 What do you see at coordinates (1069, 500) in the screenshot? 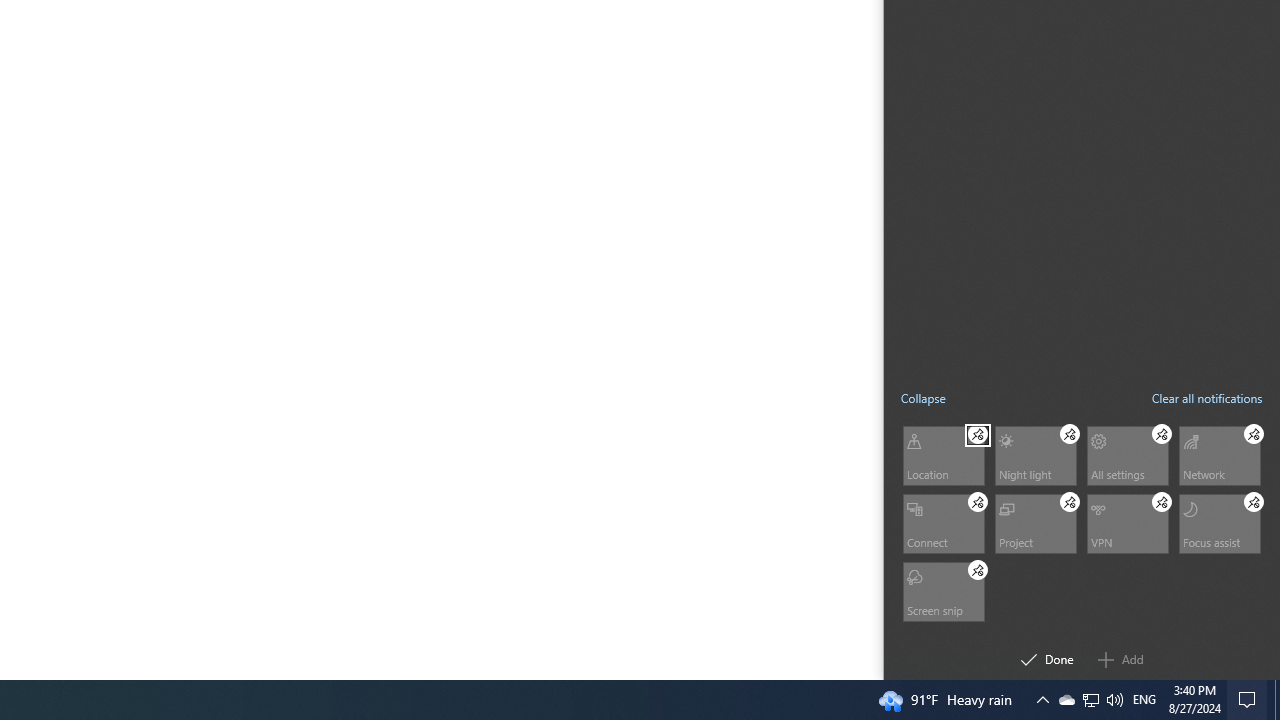
I see `'Project Unpin'` at bounding box center [1069, 500].